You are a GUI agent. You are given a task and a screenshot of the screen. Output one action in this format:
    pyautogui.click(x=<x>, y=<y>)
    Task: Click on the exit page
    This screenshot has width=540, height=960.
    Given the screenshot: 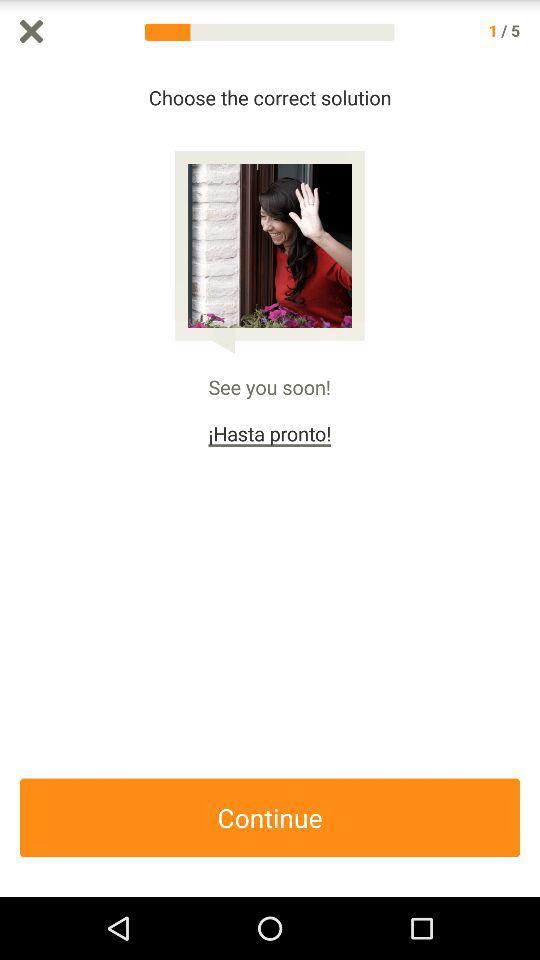 What is the action you would take?
    pyautogui.click(x=30, y=30)
    